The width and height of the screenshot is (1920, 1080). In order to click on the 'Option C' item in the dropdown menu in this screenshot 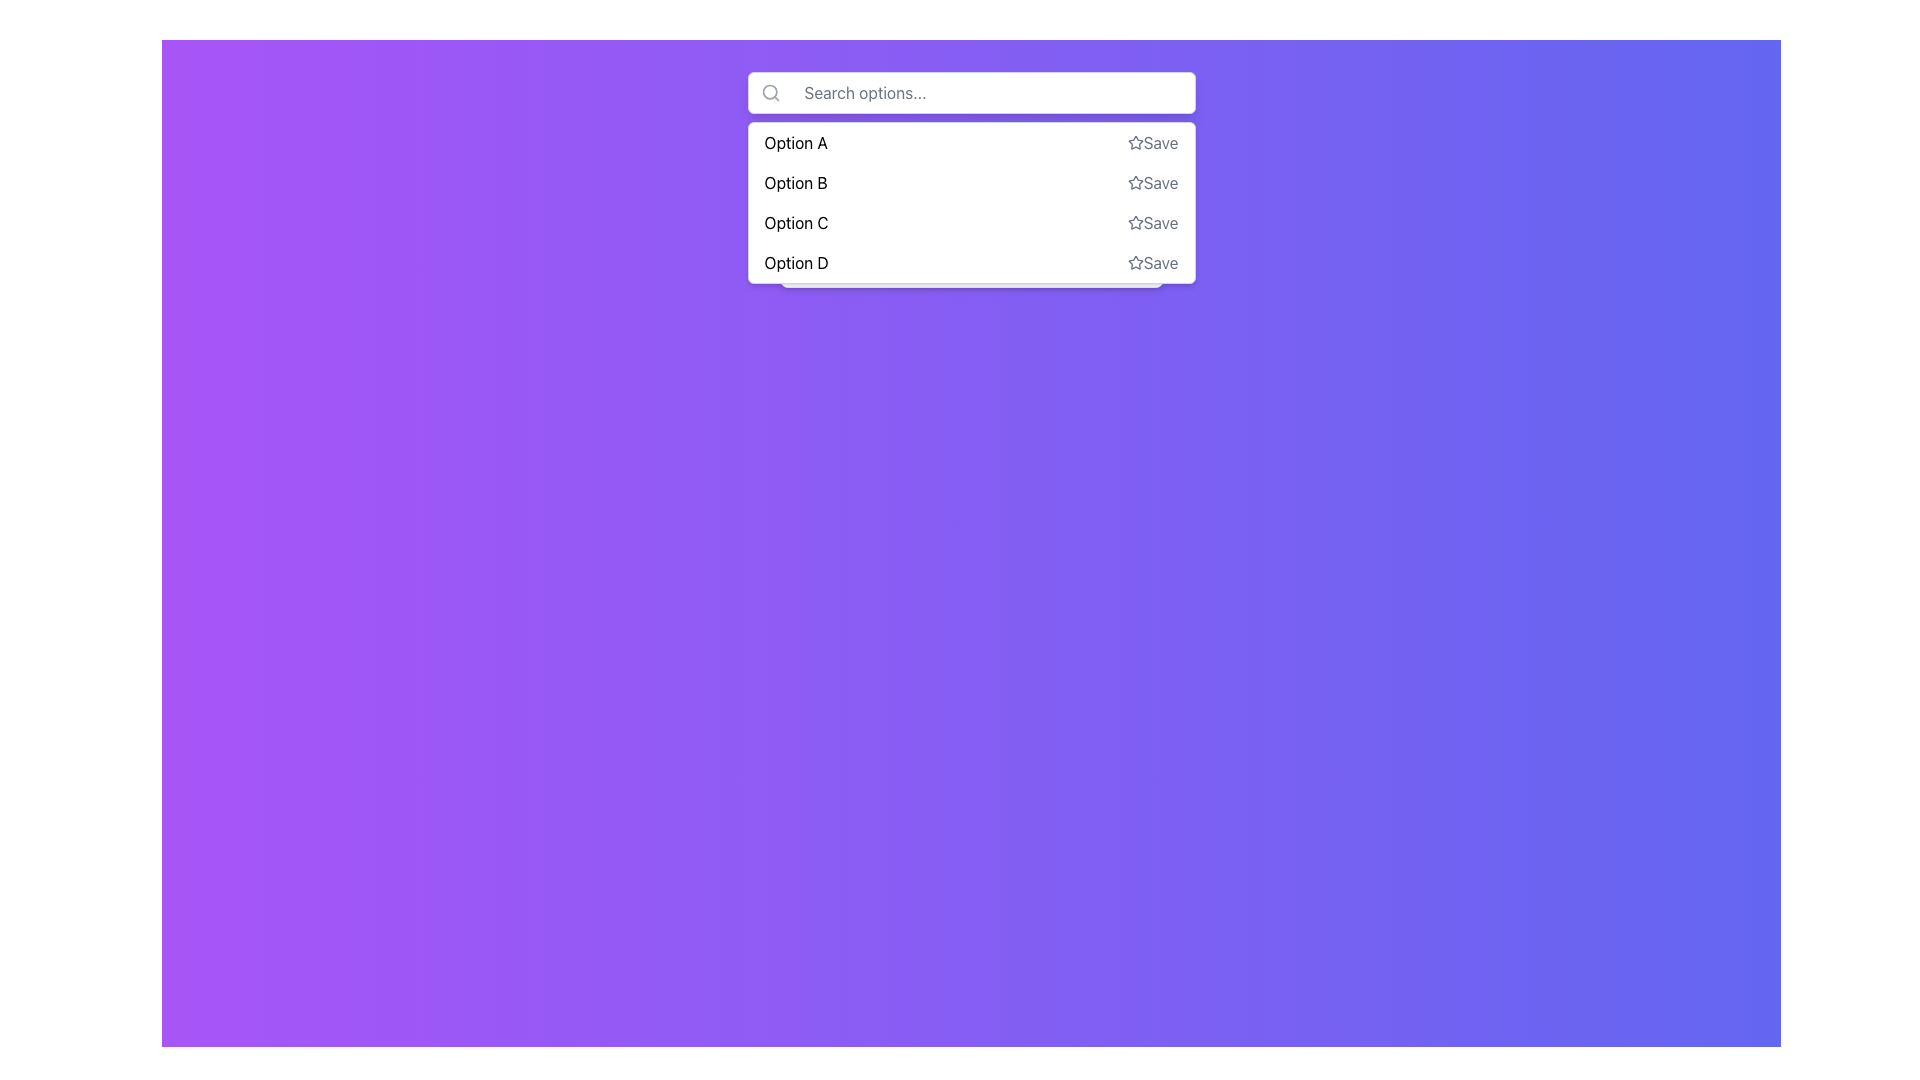, I will do `click(971, 223)`.